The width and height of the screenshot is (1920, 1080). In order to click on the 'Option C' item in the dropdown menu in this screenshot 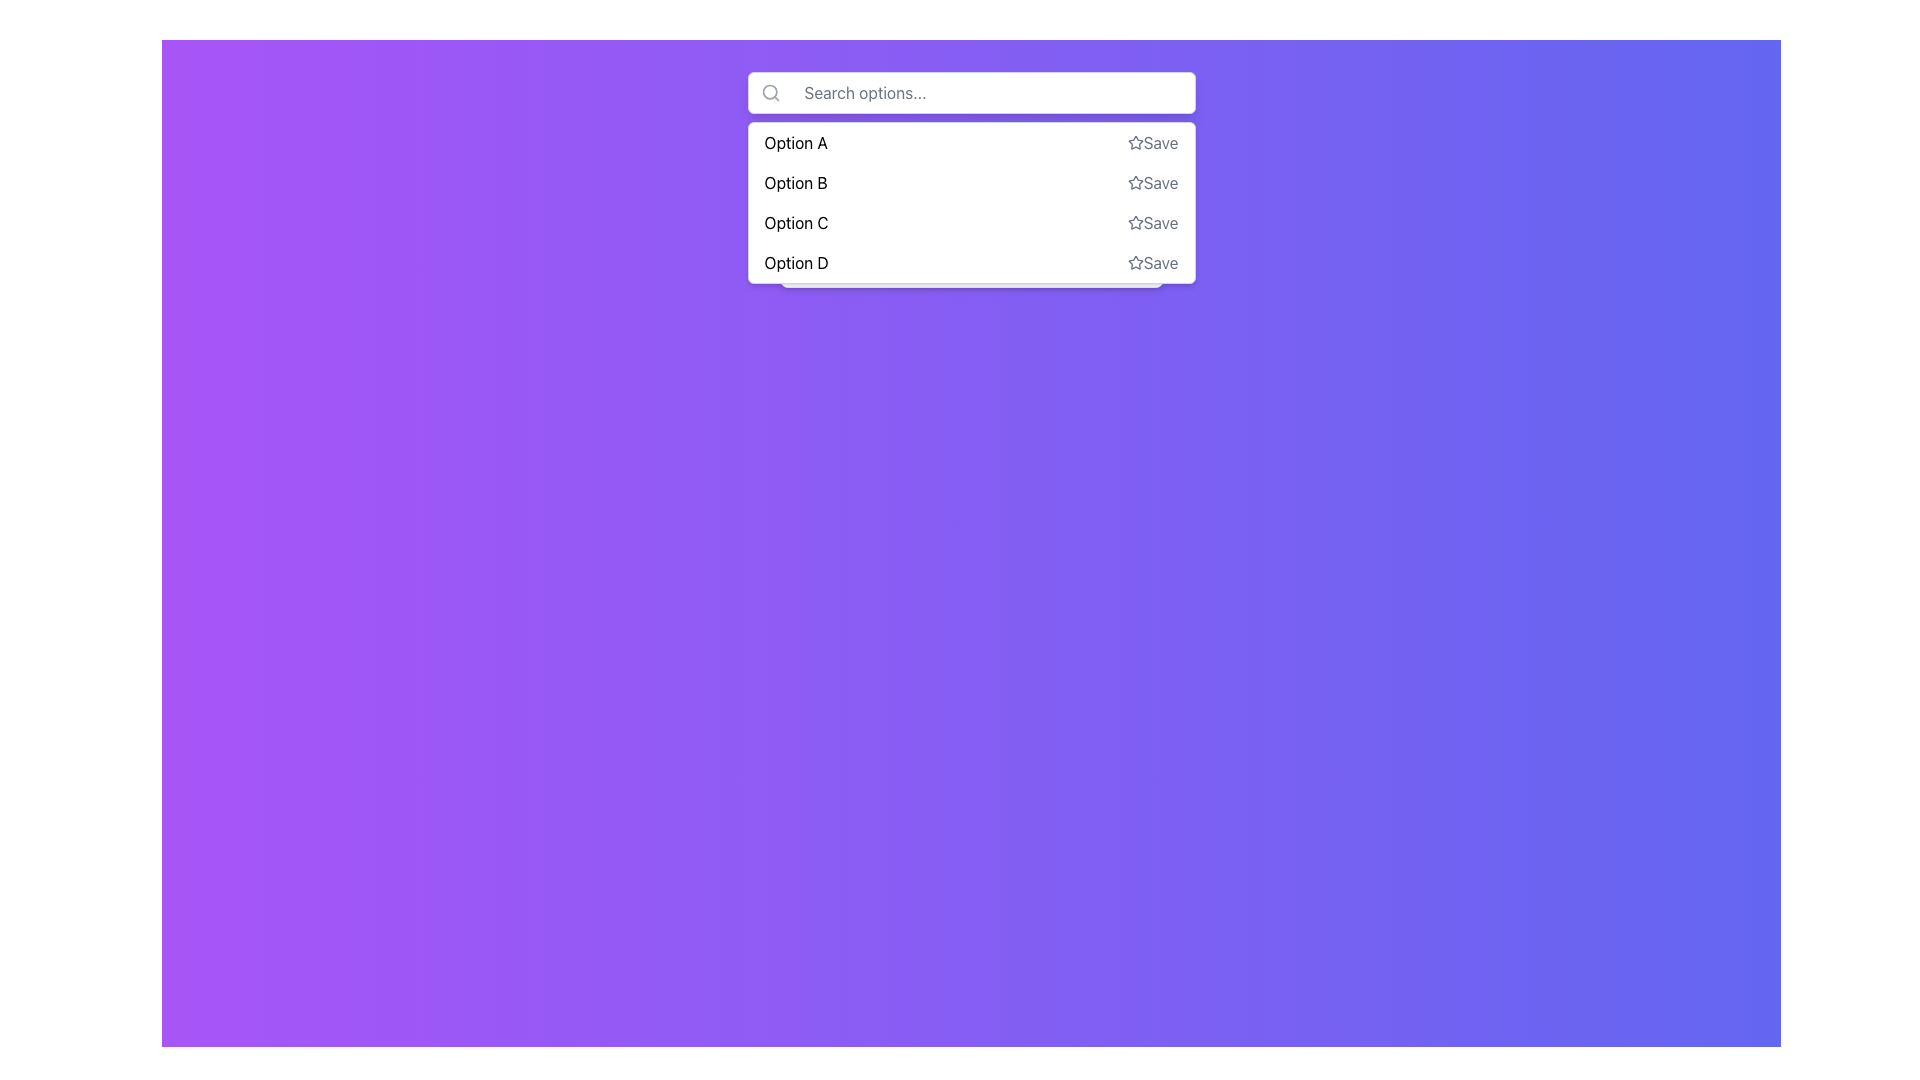, I will do `click(971, 223)`.